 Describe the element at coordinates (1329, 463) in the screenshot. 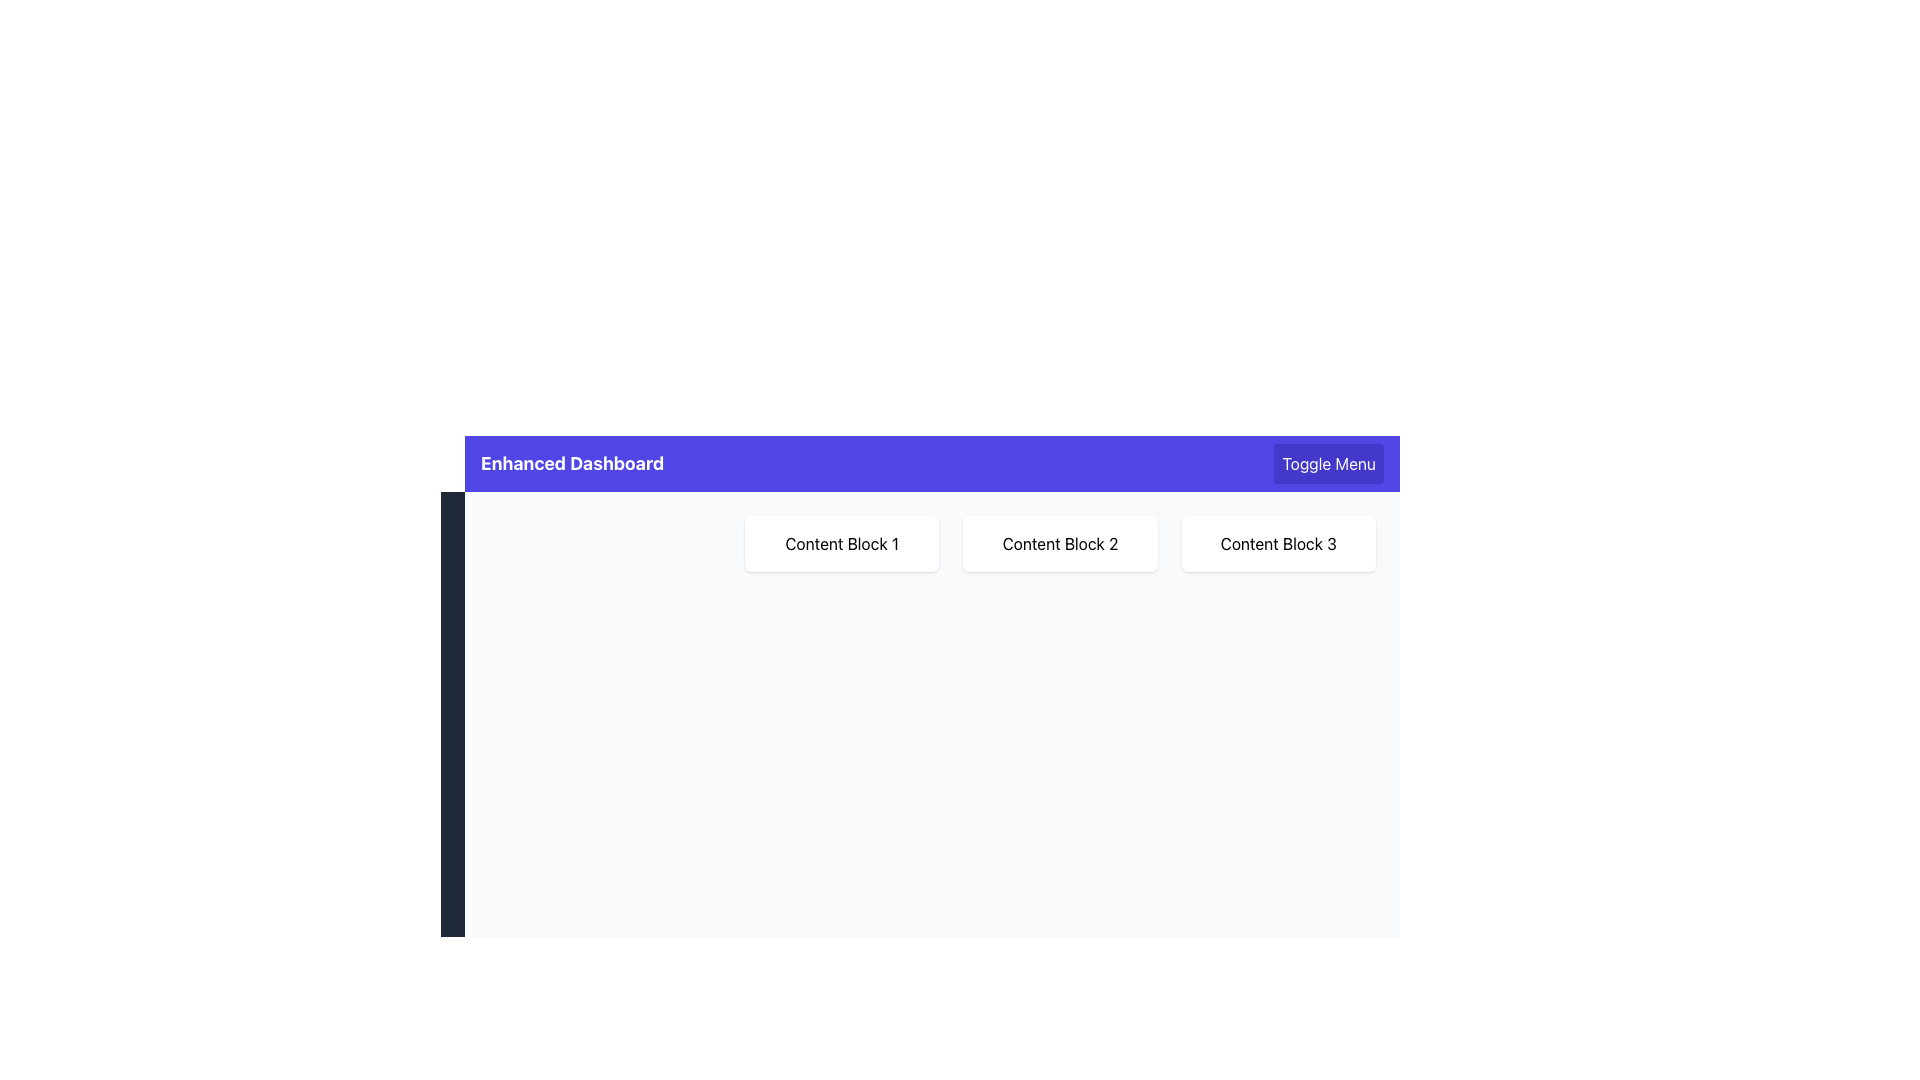

I see `the 'Toggle Menu' button, which is a dark indigo rectangular button with white text, located at the extreme right of the header bar titled 'Enhanced Dashboard'` at that location.